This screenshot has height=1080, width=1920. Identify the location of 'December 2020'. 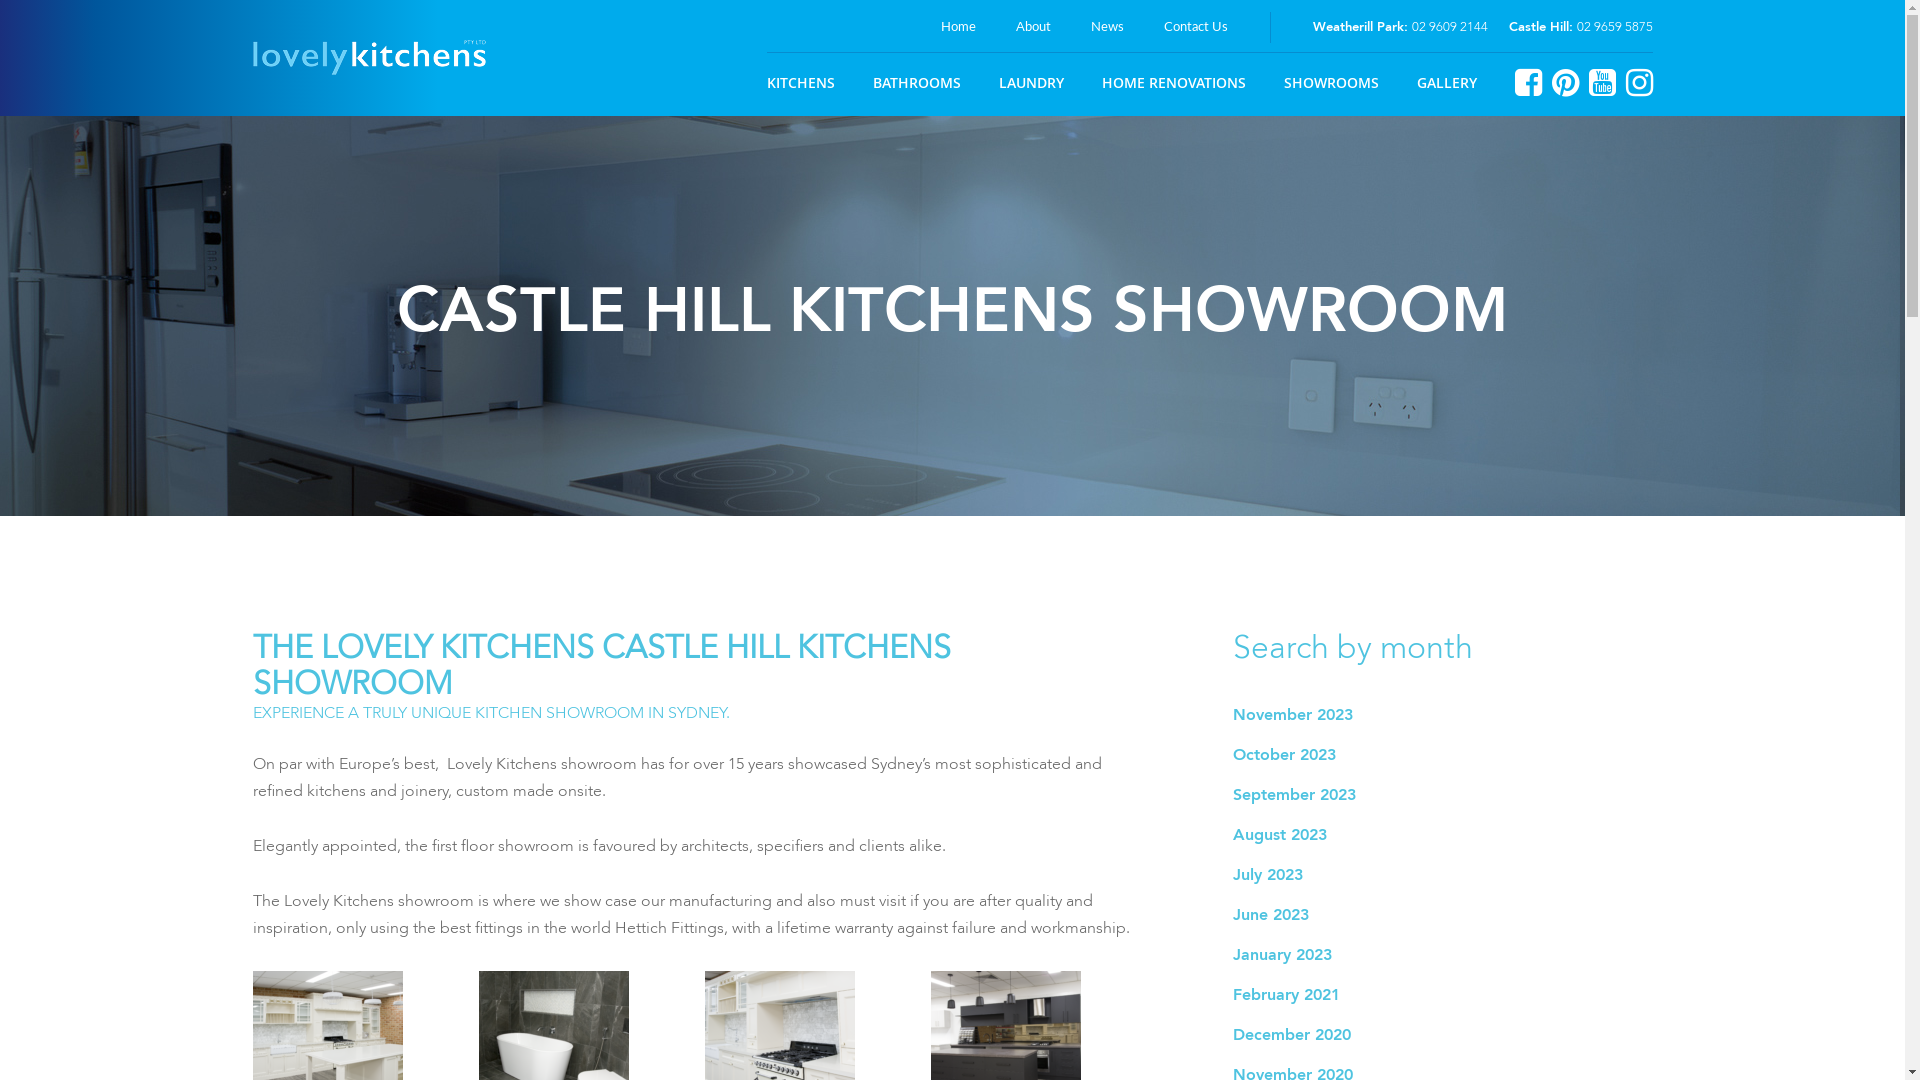
(1231, 1035).